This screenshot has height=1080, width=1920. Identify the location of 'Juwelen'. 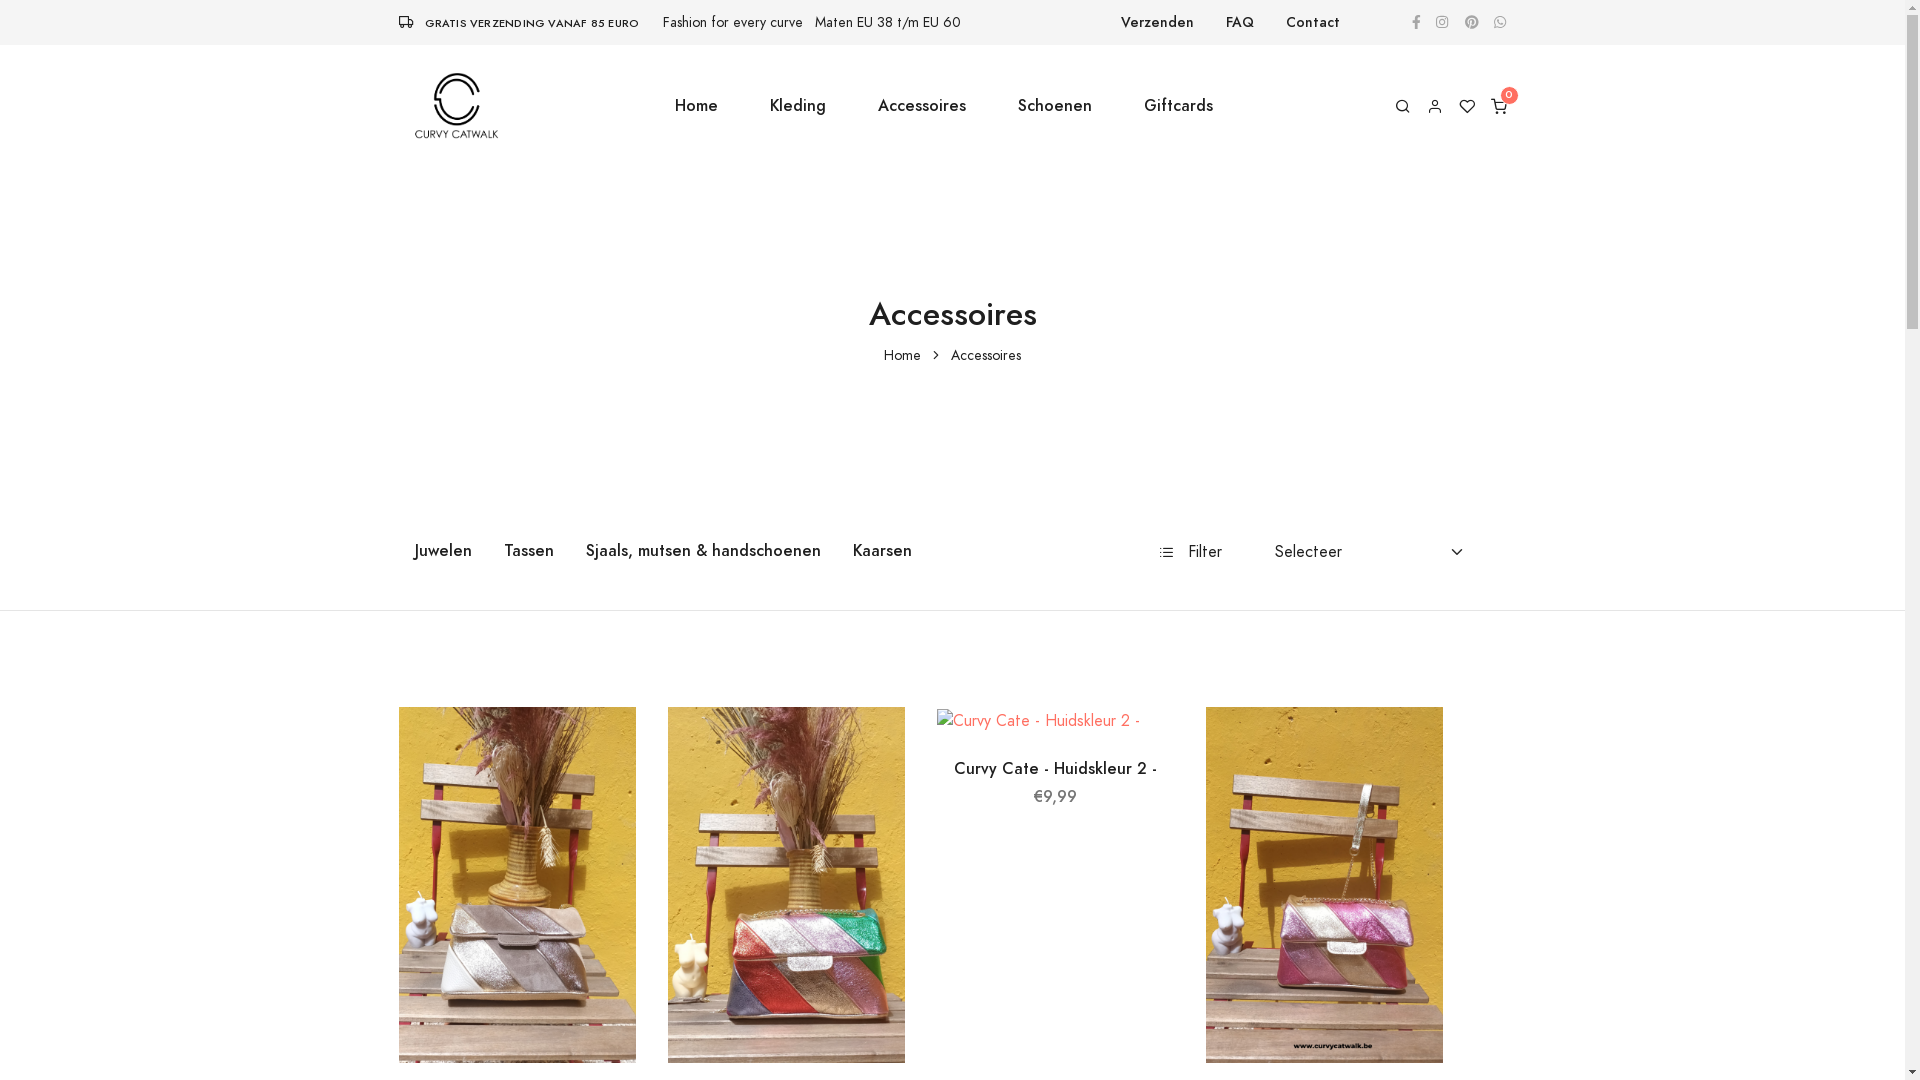
(441, 551).